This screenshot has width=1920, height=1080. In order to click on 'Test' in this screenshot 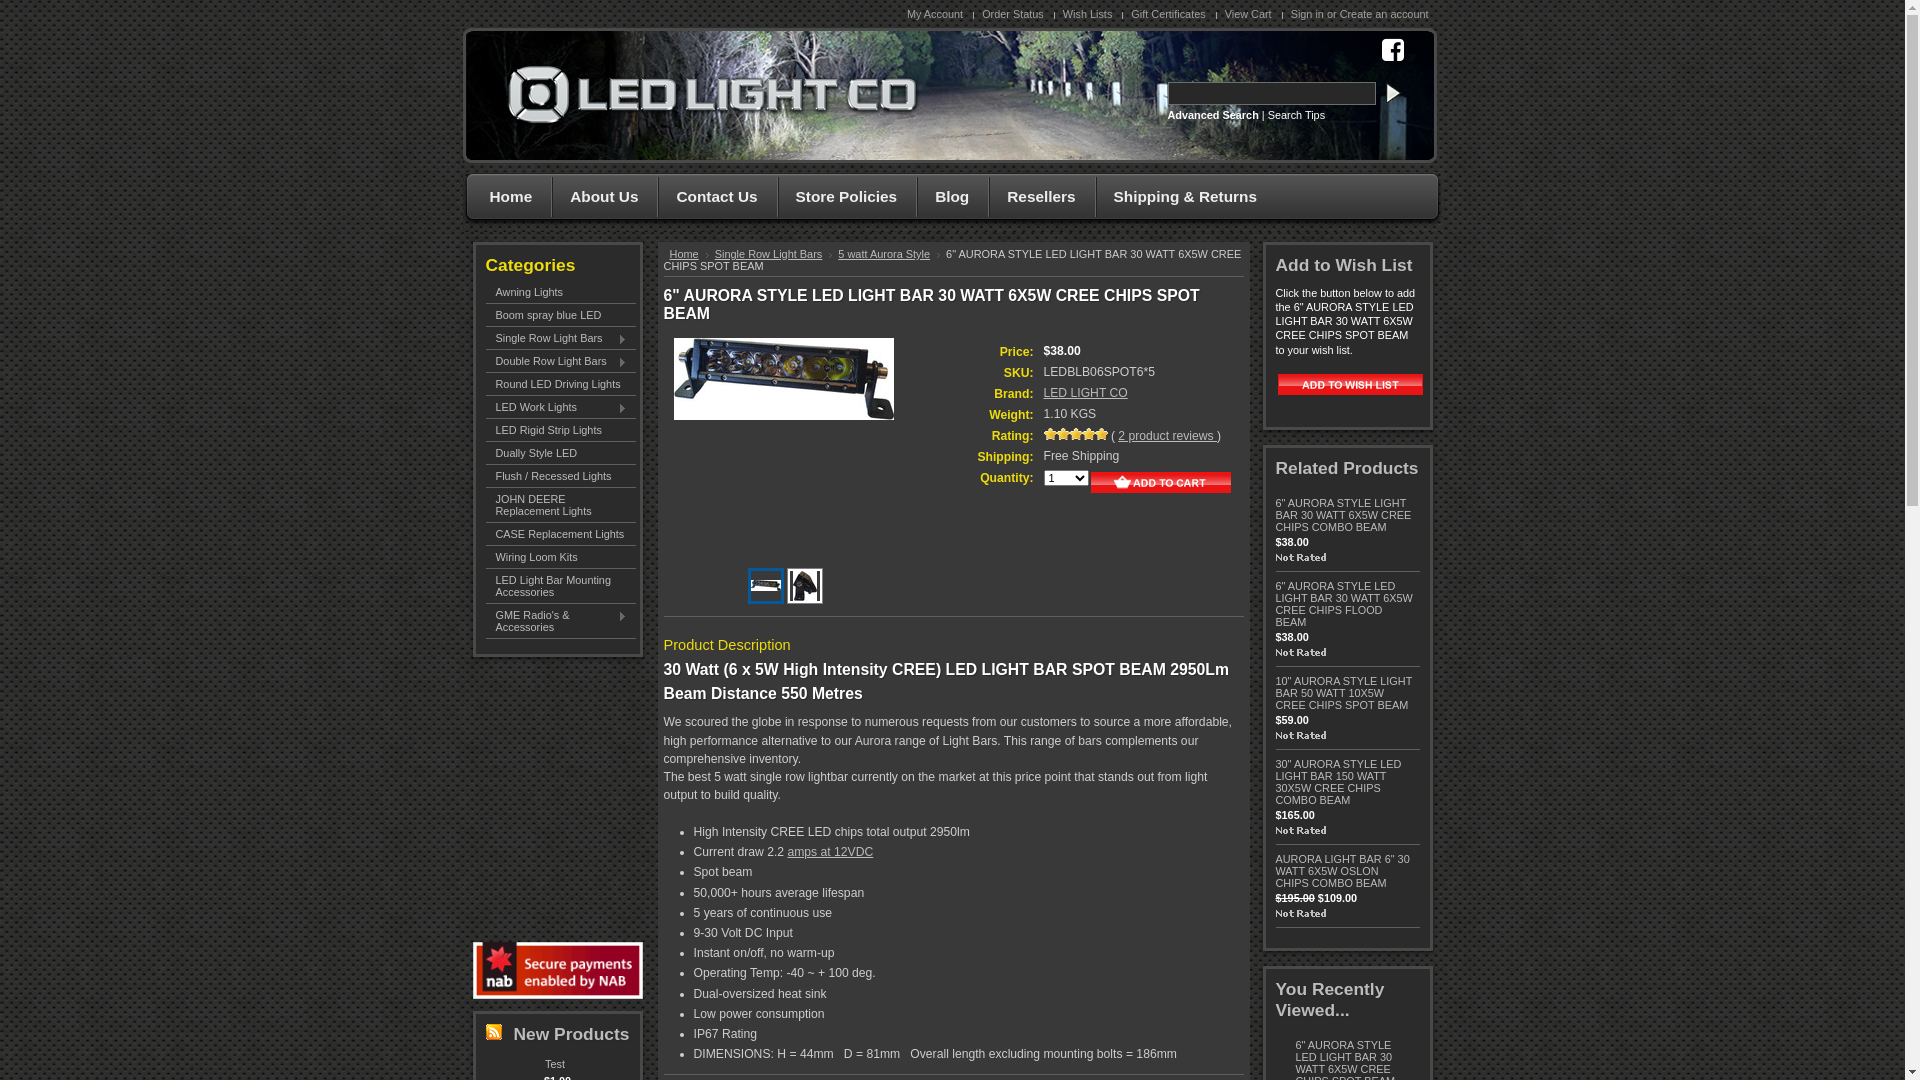, I will do `click(545, 1063)`.